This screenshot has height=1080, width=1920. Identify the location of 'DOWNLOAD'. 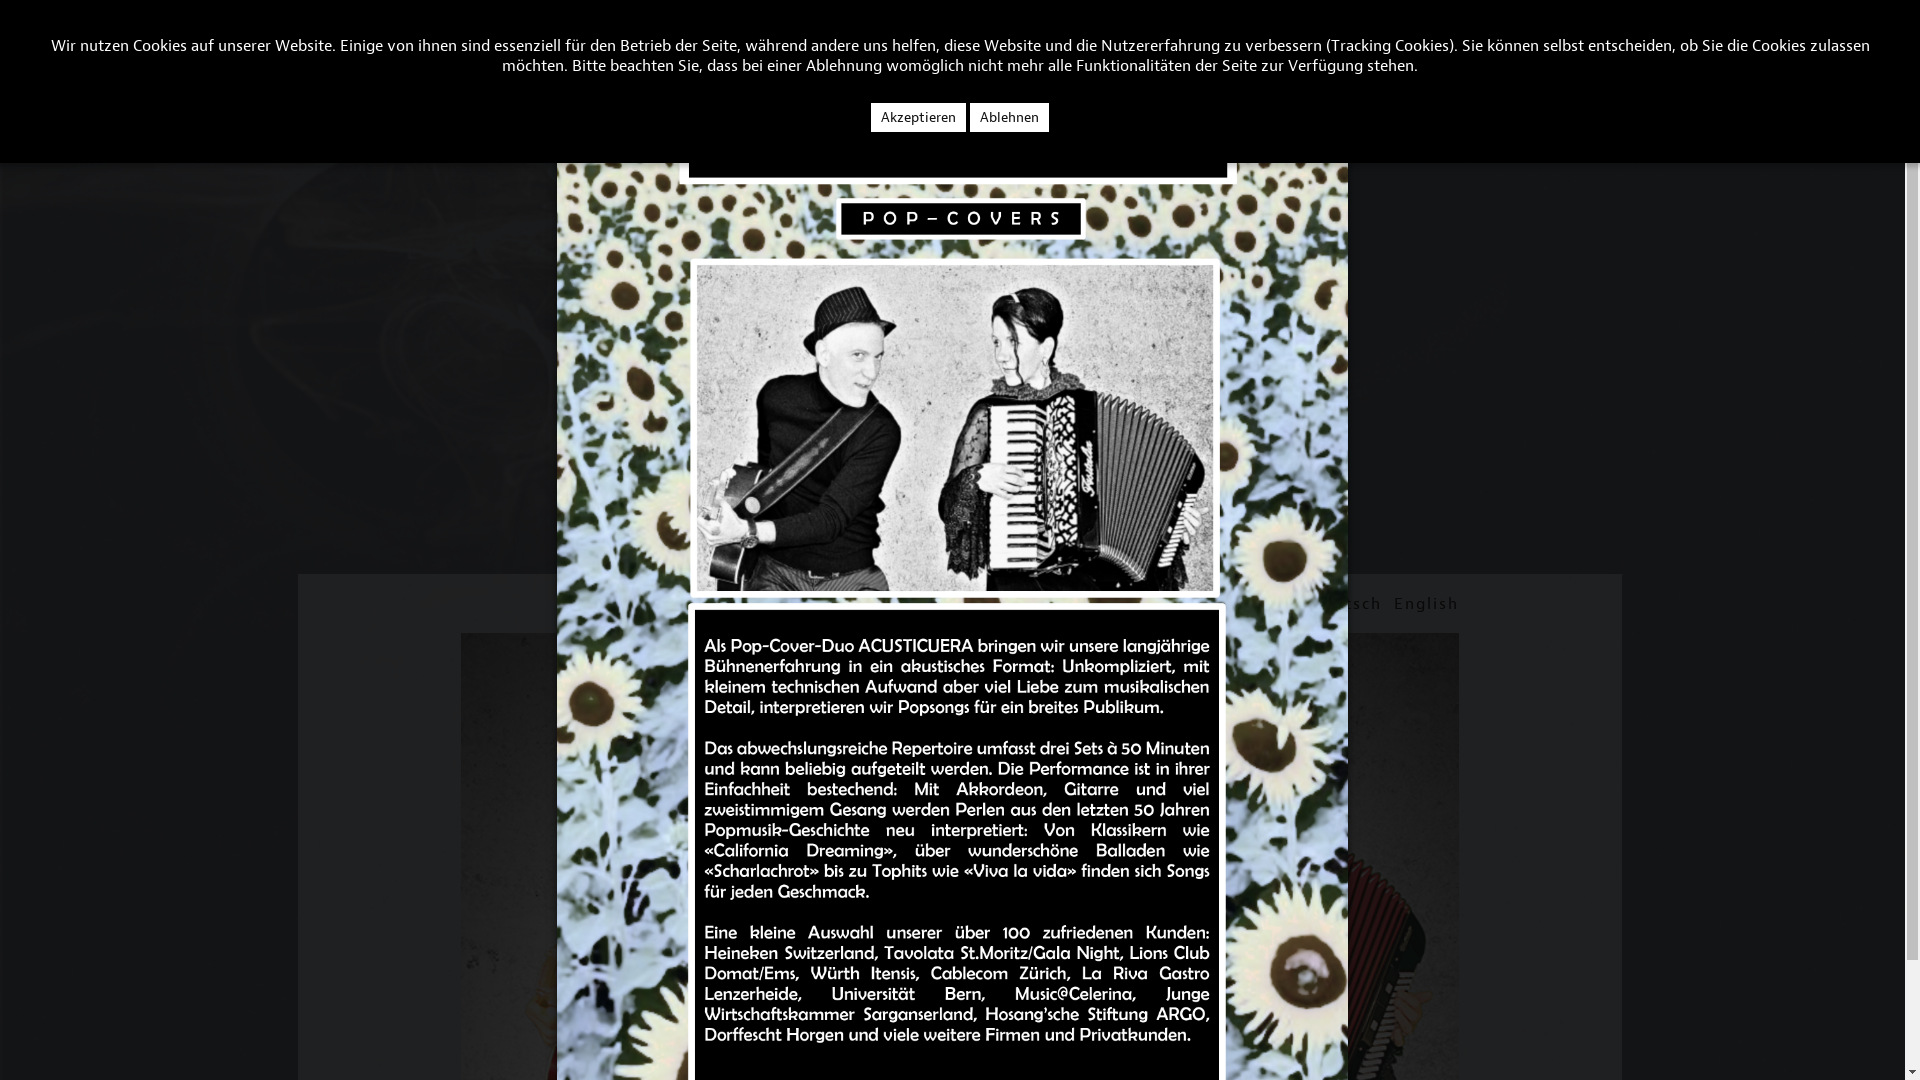
(419, 56).